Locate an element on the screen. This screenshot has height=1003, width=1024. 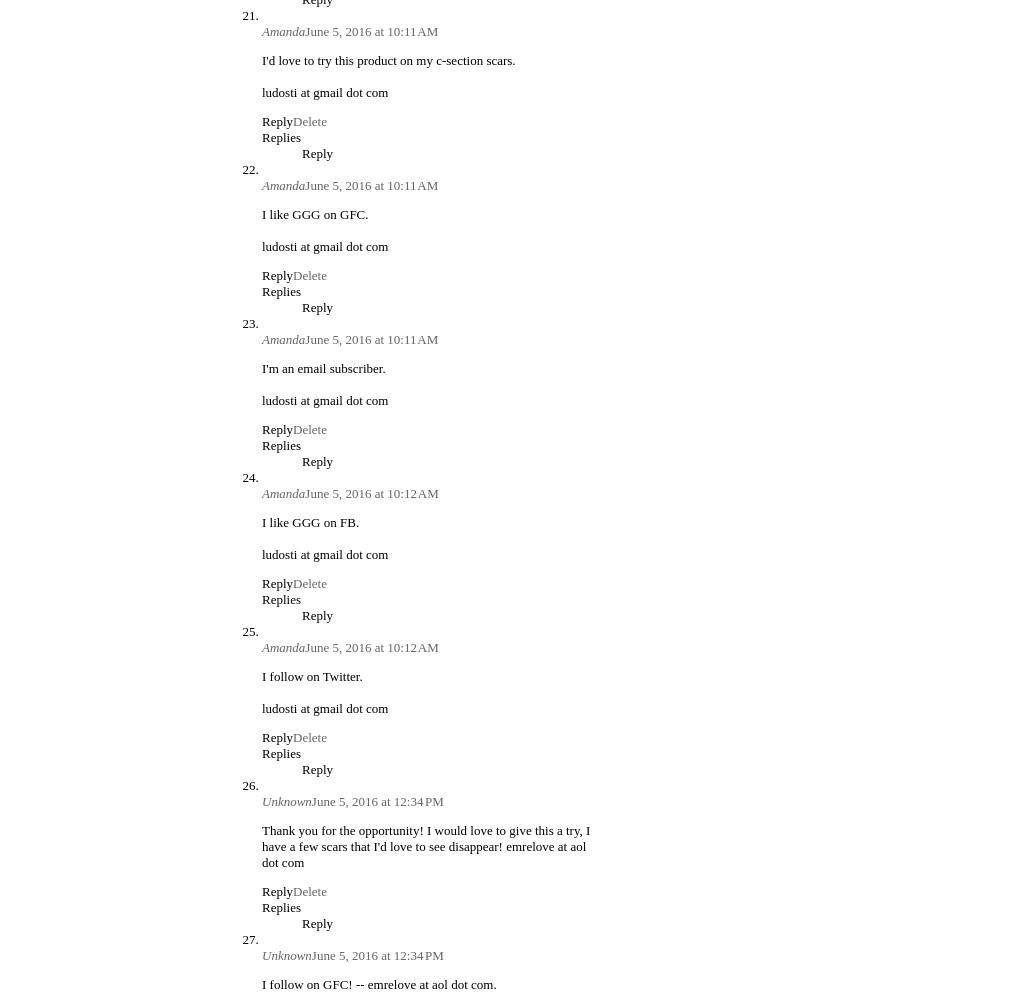
'Thank you for the opportunity!  I would love to give this a try, I have a few scars that I'd love to see disappear!  emrelove at aol dot com' is located at coordinates (424, 845).